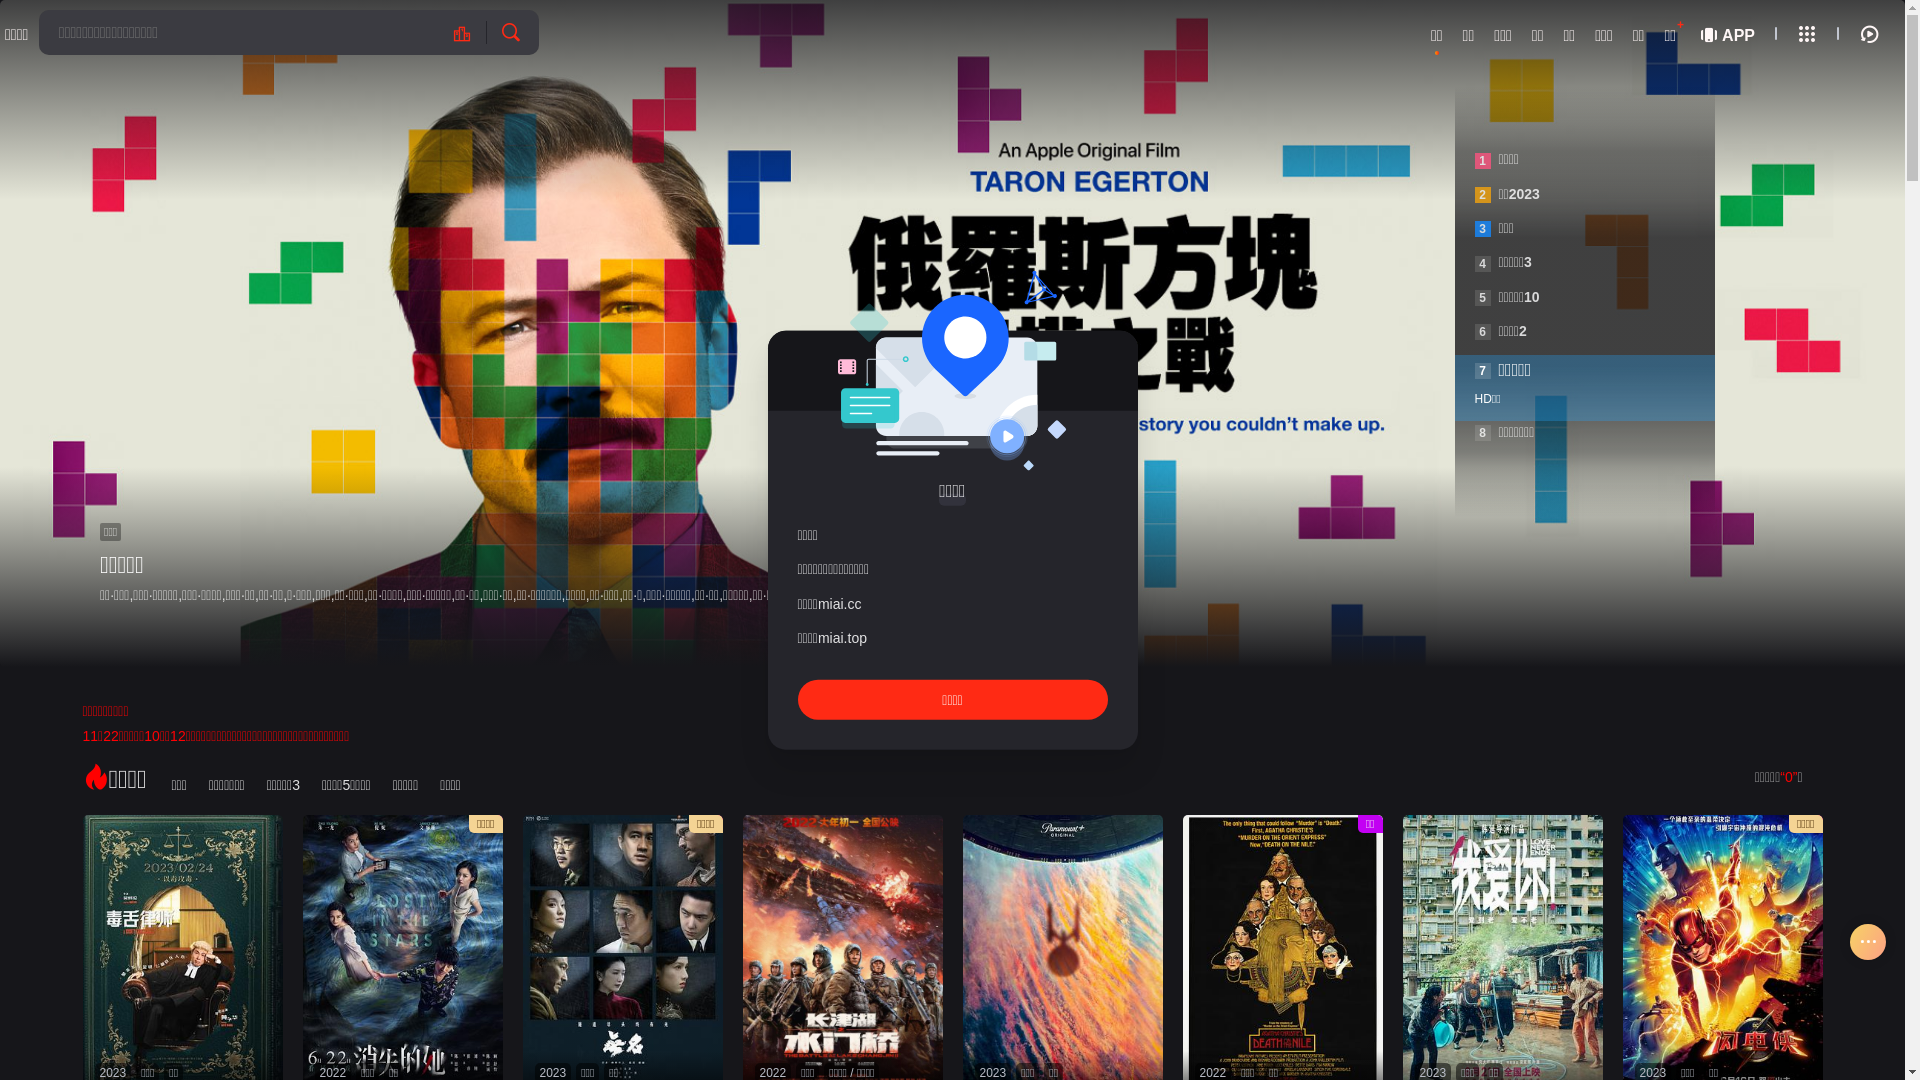  I want to click on 'APP', so click(1694, 34).